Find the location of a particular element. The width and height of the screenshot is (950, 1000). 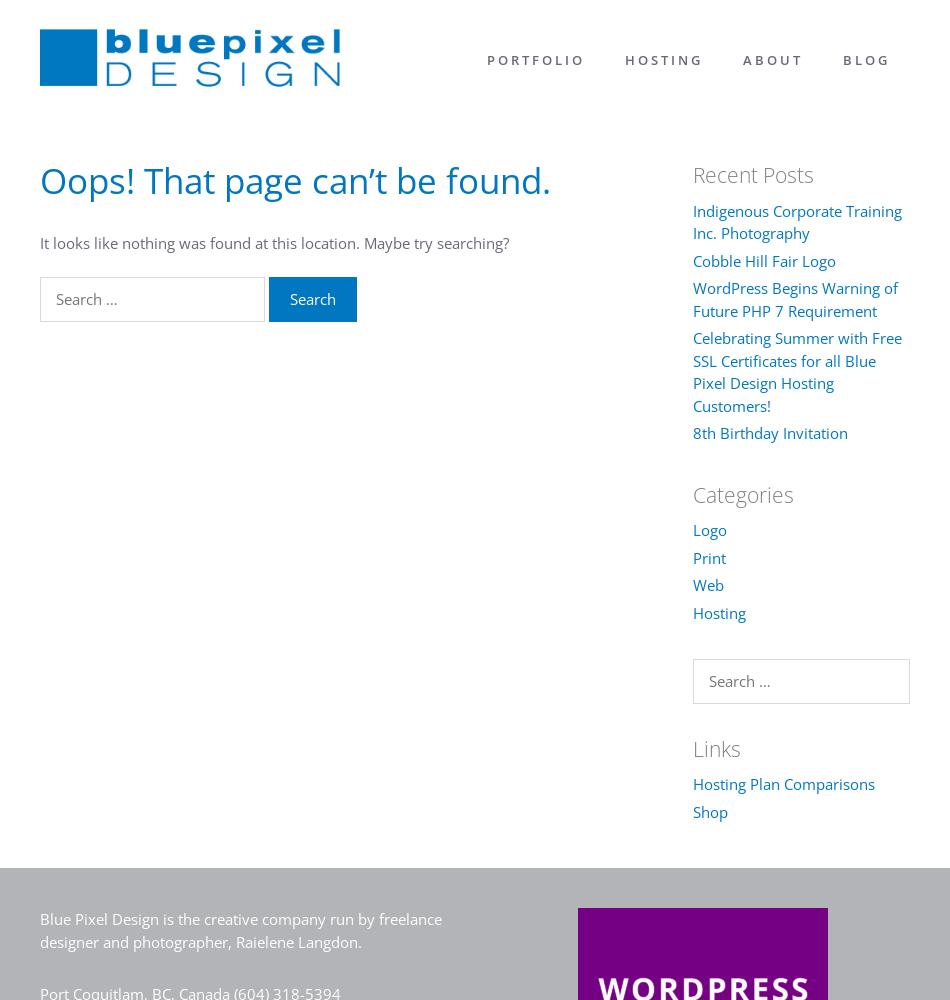

'Hosting' is located at coordinates (717, 611).